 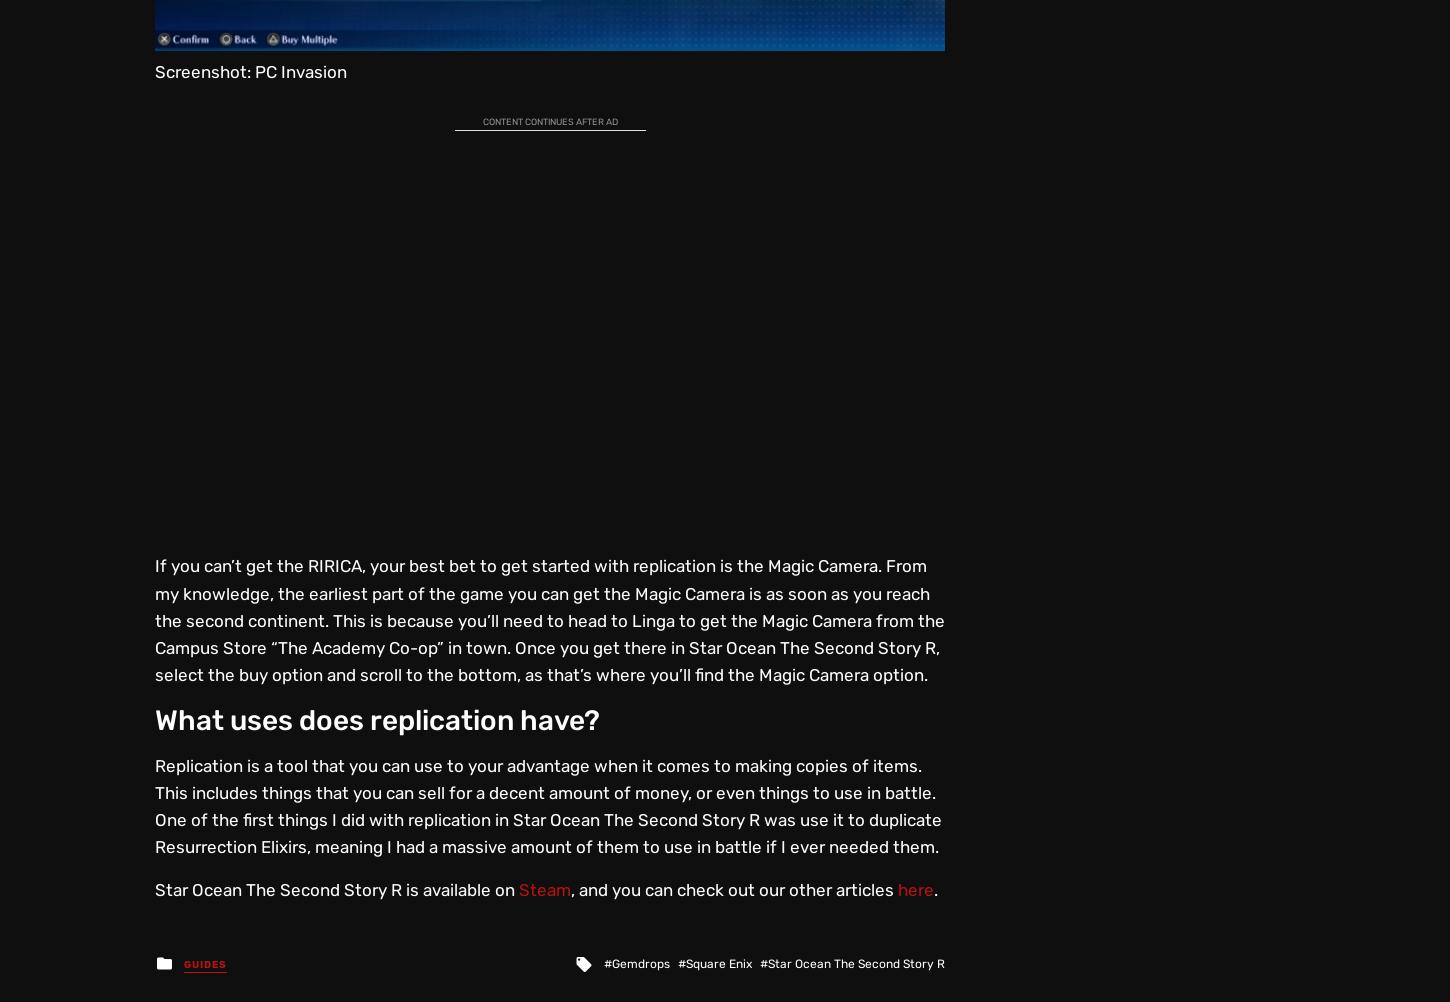 I want to click on ', and you can check out our other articles', so click(x=734, y=888).